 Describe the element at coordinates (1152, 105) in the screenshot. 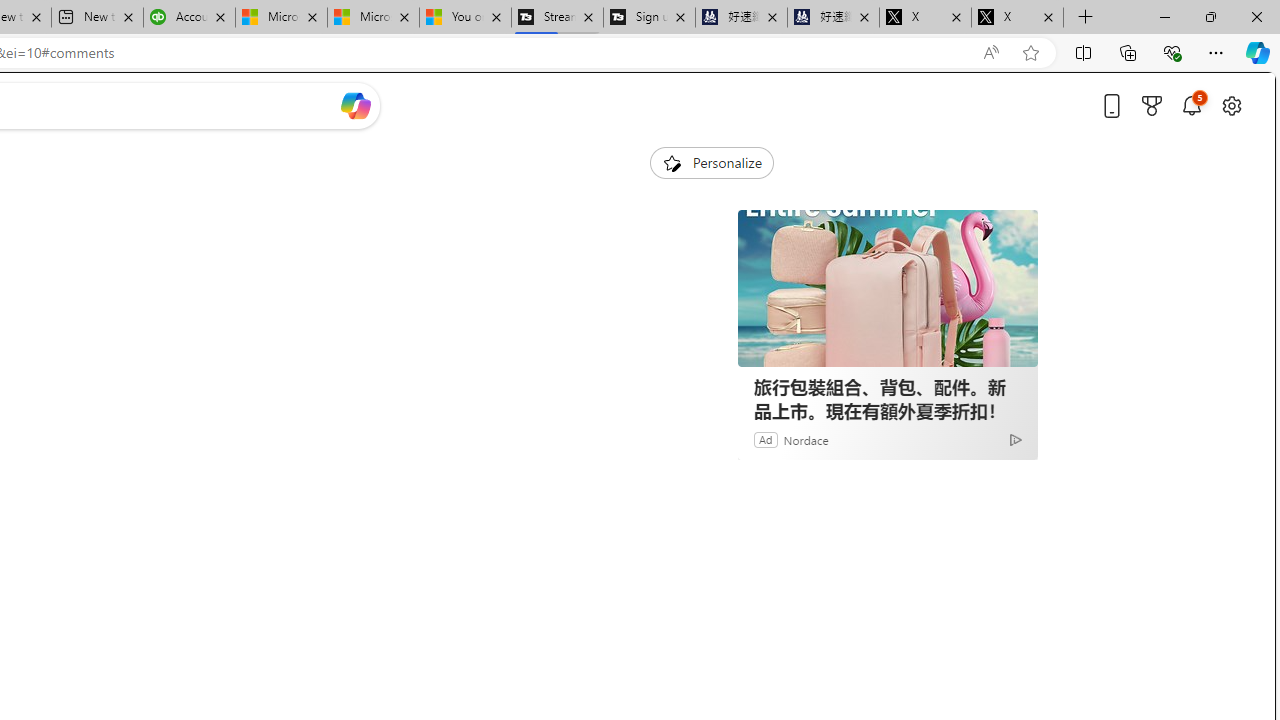

I see `'Microsoft rewards'` at that location.